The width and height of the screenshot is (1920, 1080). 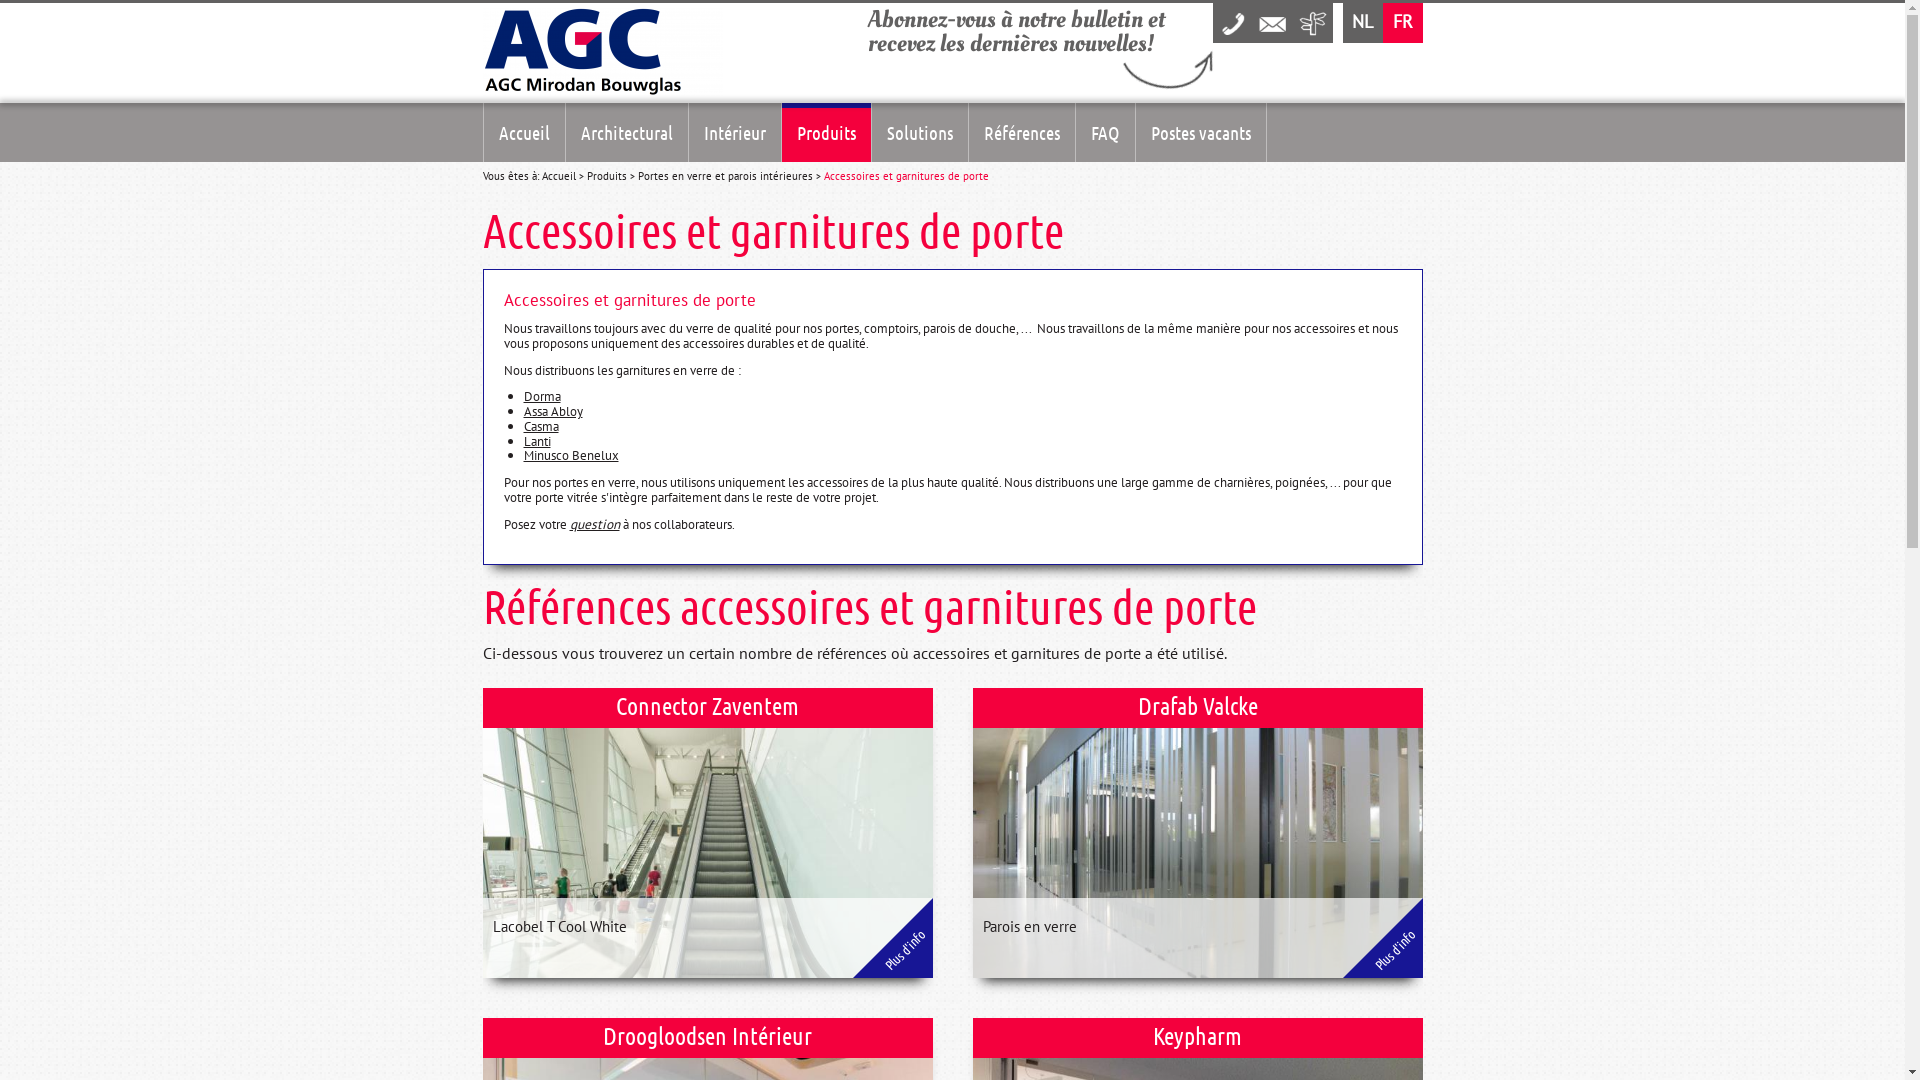 What do you see at coordinates (919, 132) in the screenshot?
I see `'Solutions'` at bounding box center [919, 132].